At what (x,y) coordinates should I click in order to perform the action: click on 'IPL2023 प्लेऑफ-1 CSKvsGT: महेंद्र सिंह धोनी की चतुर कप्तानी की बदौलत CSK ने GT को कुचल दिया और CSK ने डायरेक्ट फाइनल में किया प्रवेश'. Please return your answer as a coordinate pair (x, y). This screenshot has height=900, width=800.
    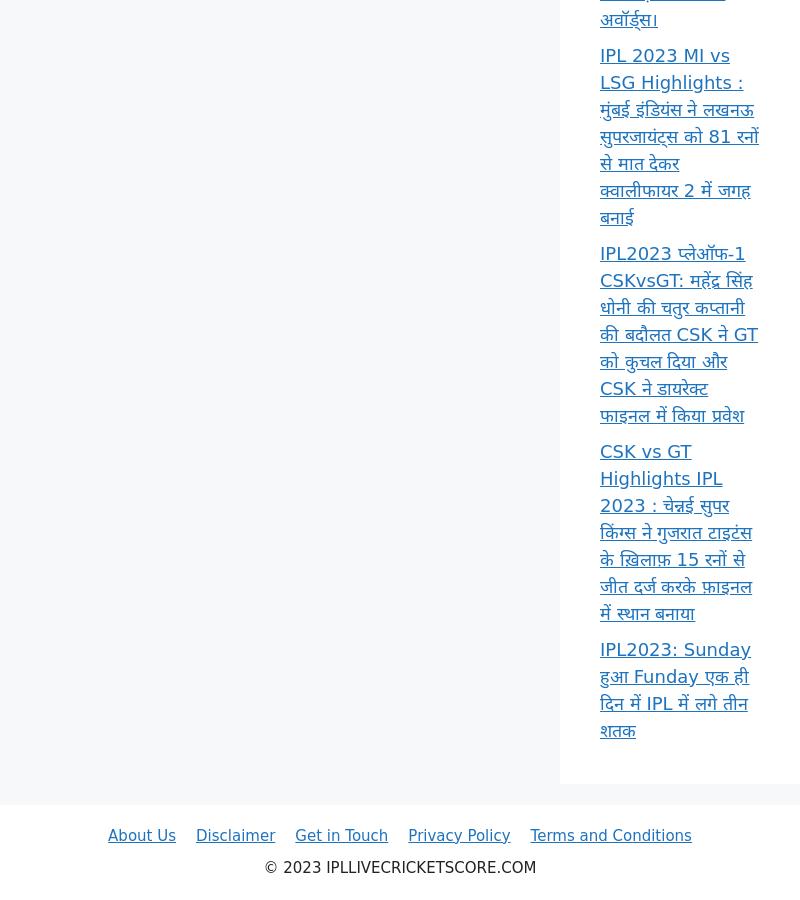
    Looking at the image, I should click on (679, 332).